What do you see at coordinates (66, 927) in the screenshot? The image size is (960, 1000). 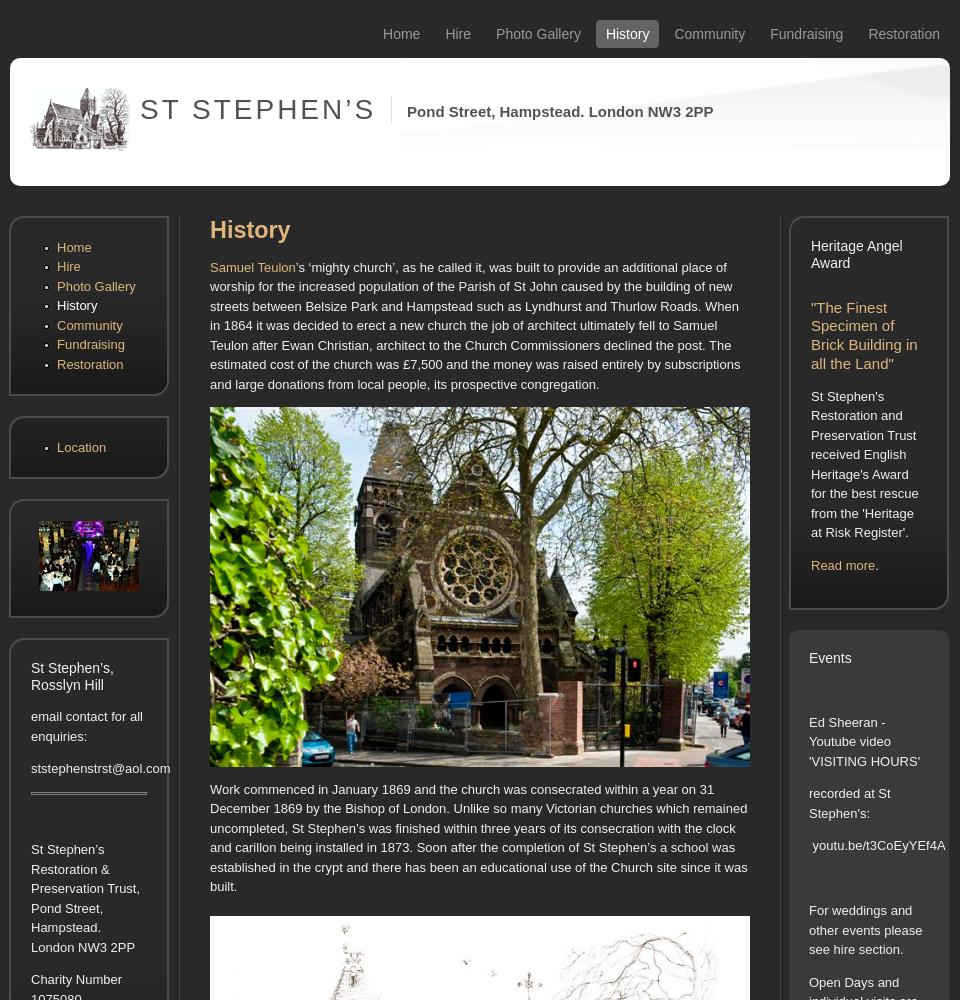 I see `'Hampstead.'` at bounding box center [66, 927].